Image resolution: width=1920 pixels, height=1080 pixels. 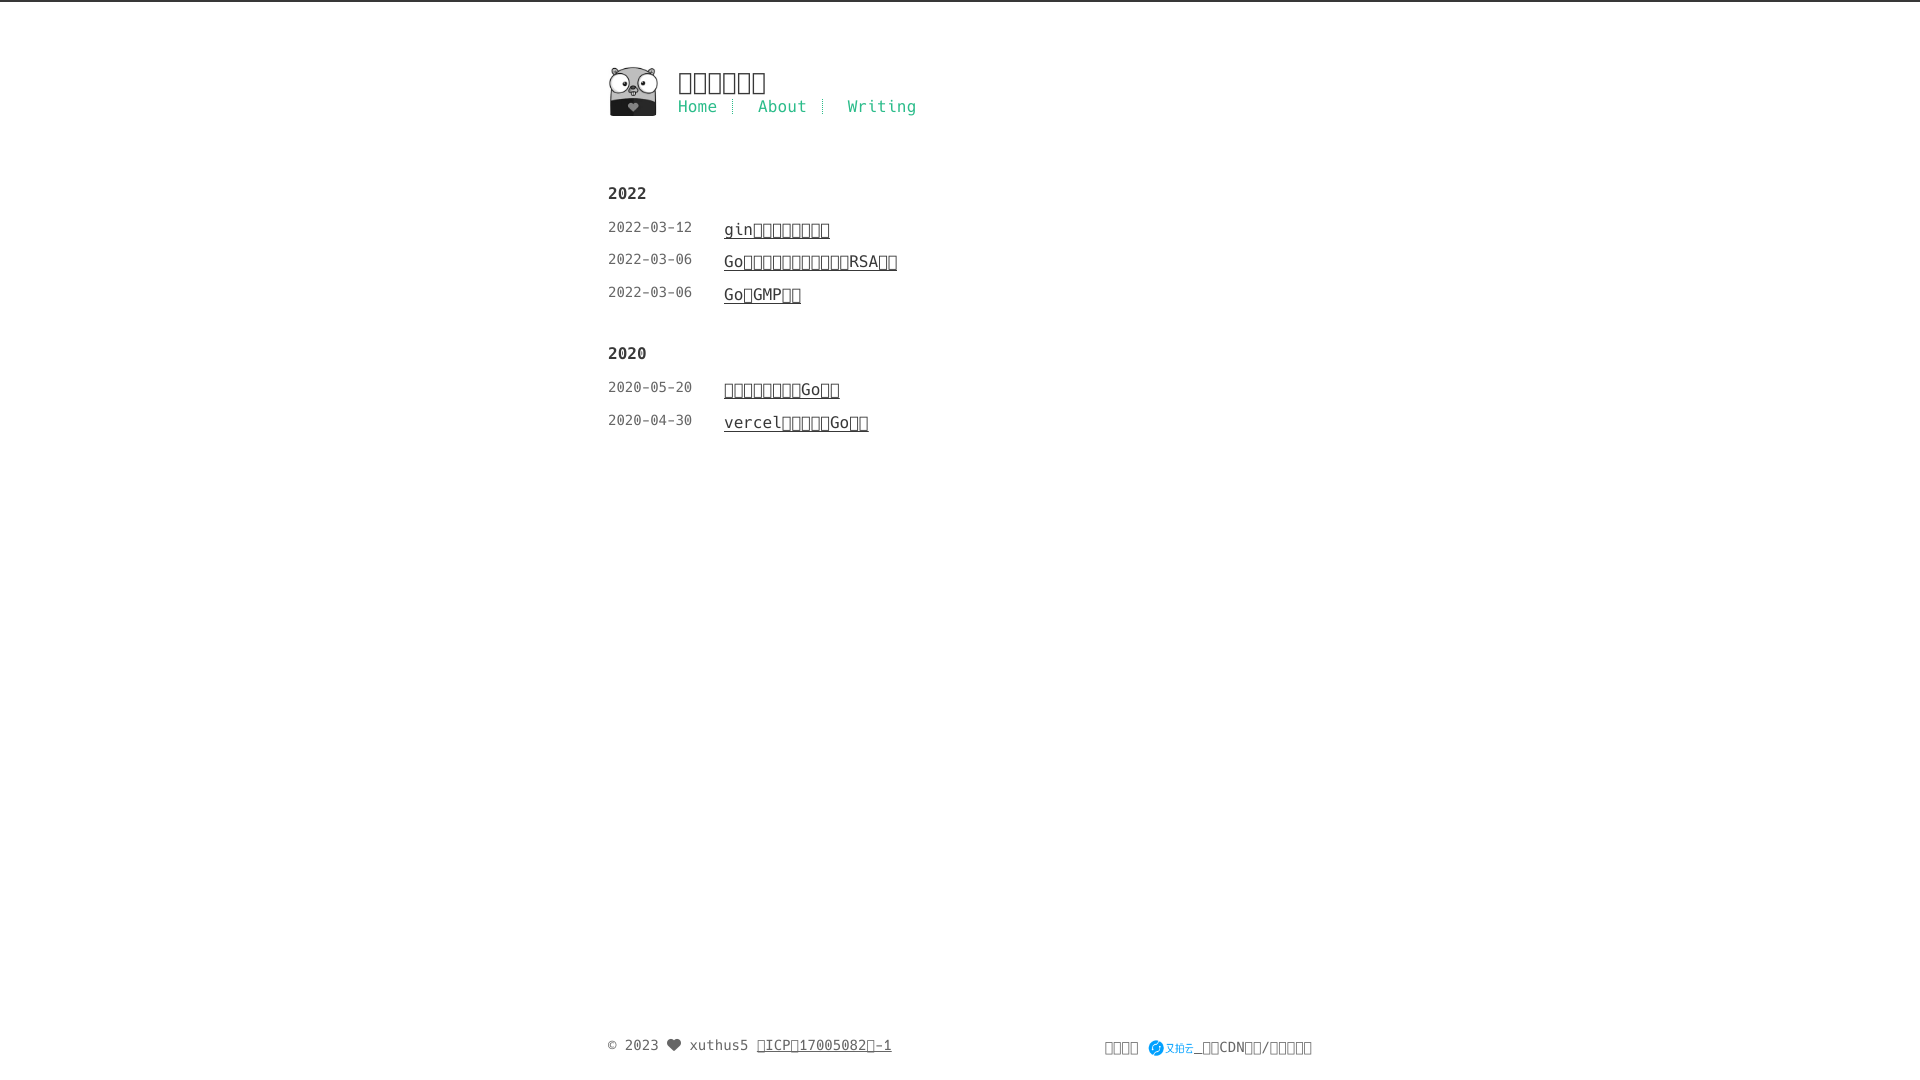 What do you see at coordinates (781, 106) in the screenshot?
I see `'About'` at bounding box center [781, 106].